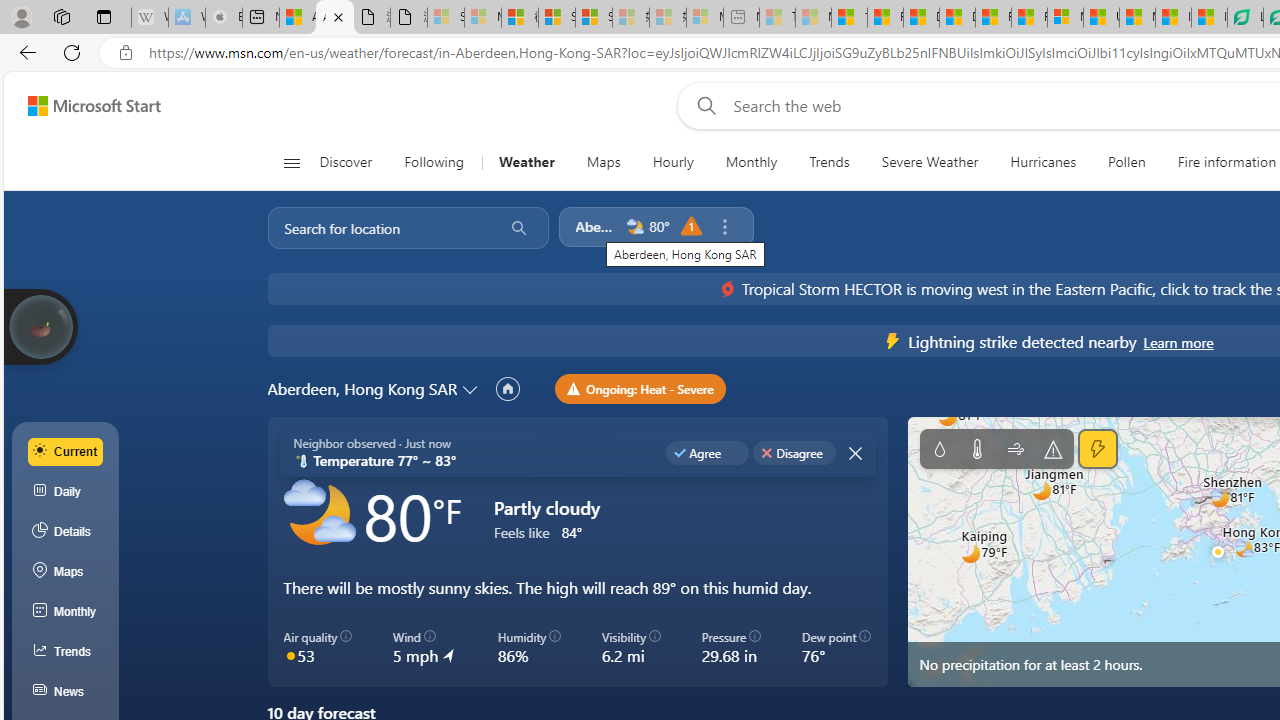 This screenshot has width=1280, height=720. What do you see at coordinates (928, 162) in the screenshot?
I see `'Severe Weather'` at bounding box center [928, 162].